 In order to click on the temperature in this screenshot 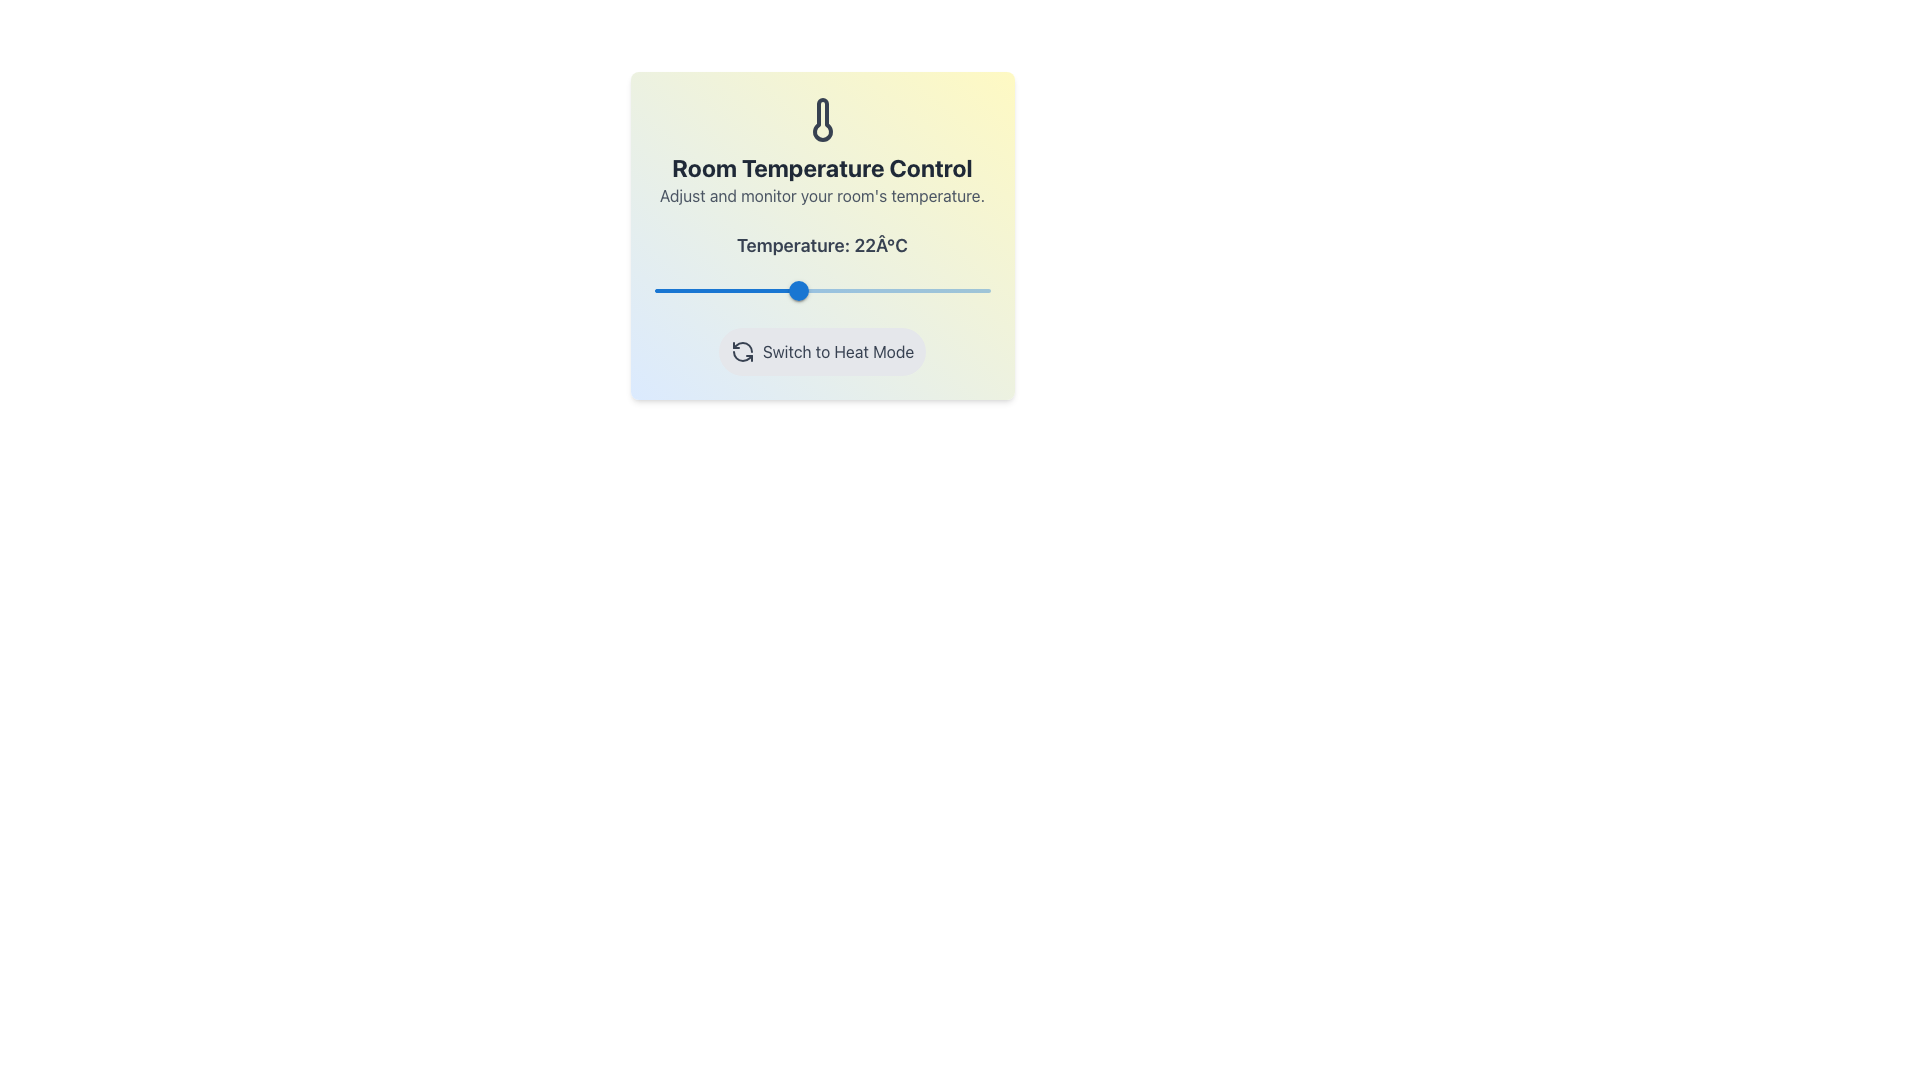, I will do `click(802, 290)`.